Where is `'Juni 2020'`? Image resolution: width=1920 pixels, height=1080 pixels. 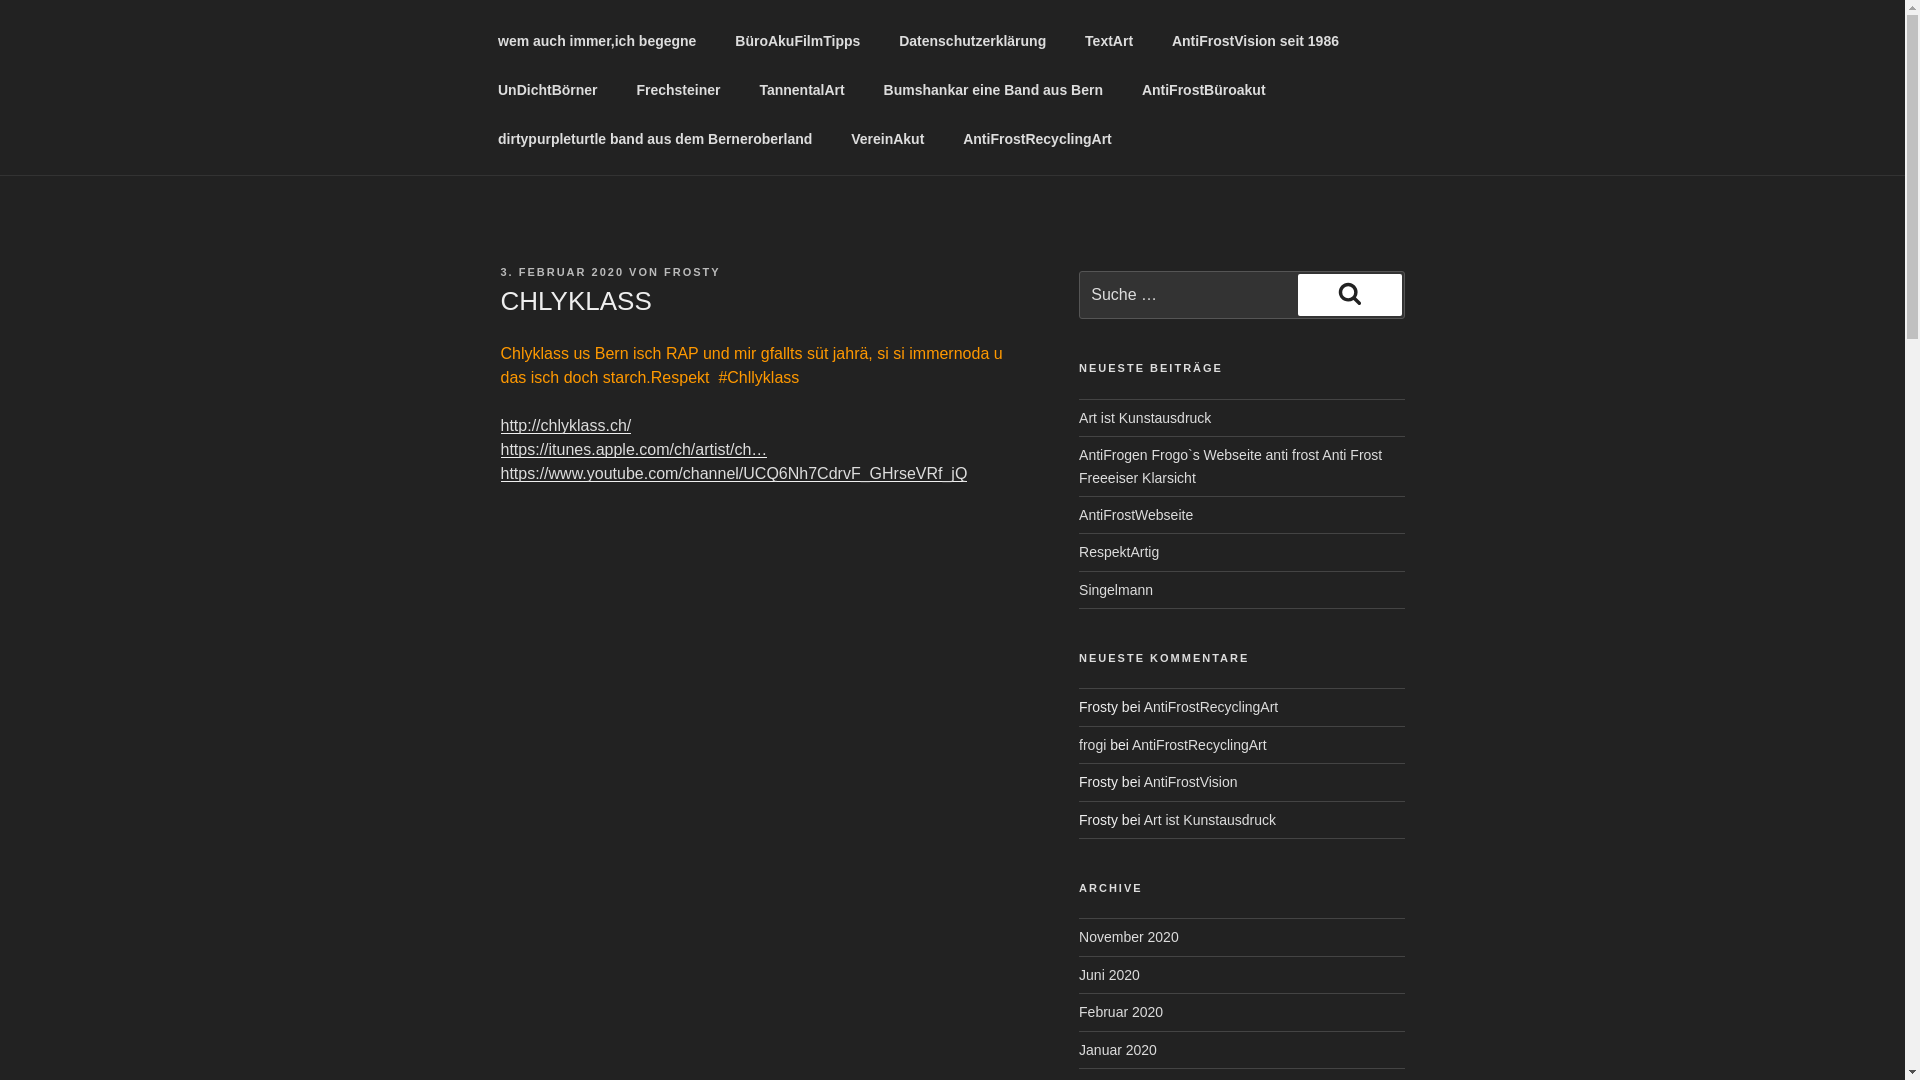 'Juni 2020' is located at coordinates (1108, 974).